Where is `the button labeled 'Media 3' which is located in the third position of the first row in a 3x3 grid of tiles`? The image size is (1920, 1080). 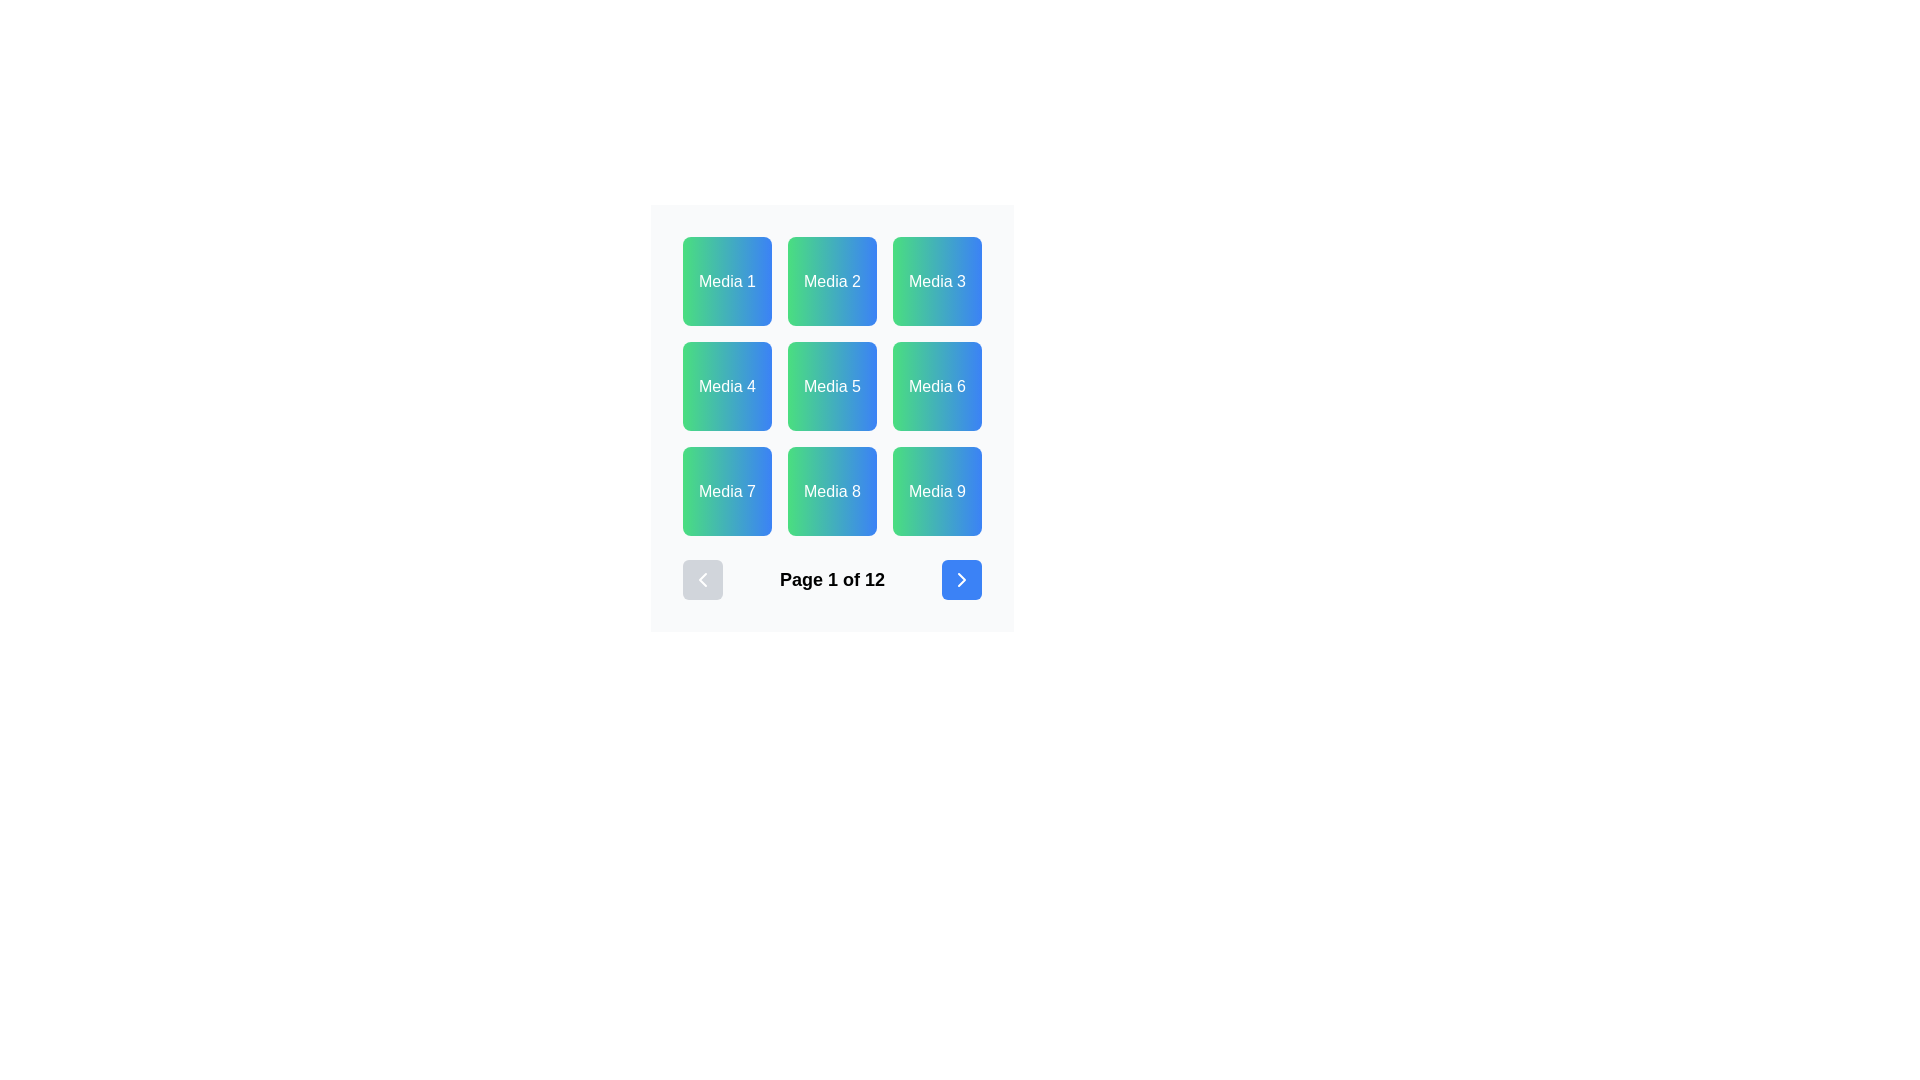 the button labeled 'Media 3' which is located in the third position of the first row in a 3x3 grid of tiles is located at coordinates (936, 281).